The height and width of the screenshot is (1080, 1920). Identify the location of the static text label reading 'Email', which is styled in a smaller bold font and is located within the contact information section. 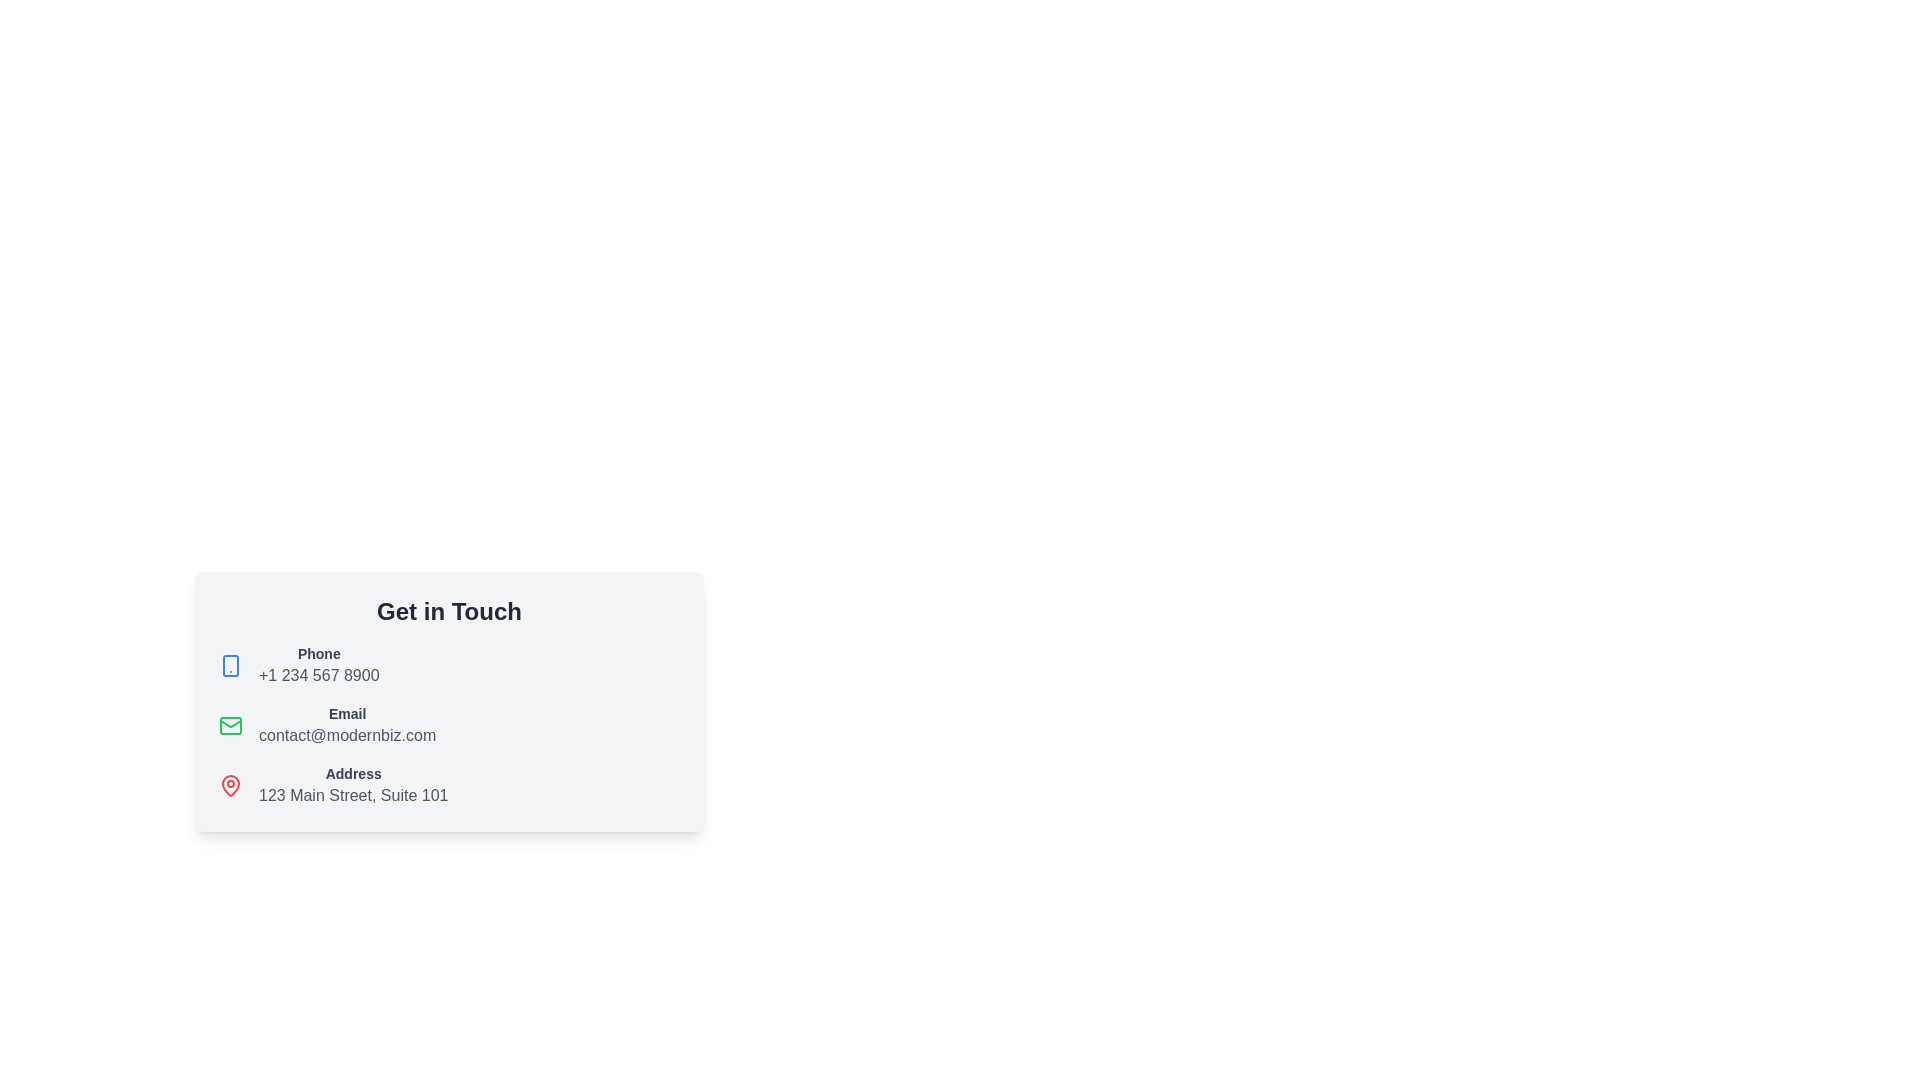
(347, 712).